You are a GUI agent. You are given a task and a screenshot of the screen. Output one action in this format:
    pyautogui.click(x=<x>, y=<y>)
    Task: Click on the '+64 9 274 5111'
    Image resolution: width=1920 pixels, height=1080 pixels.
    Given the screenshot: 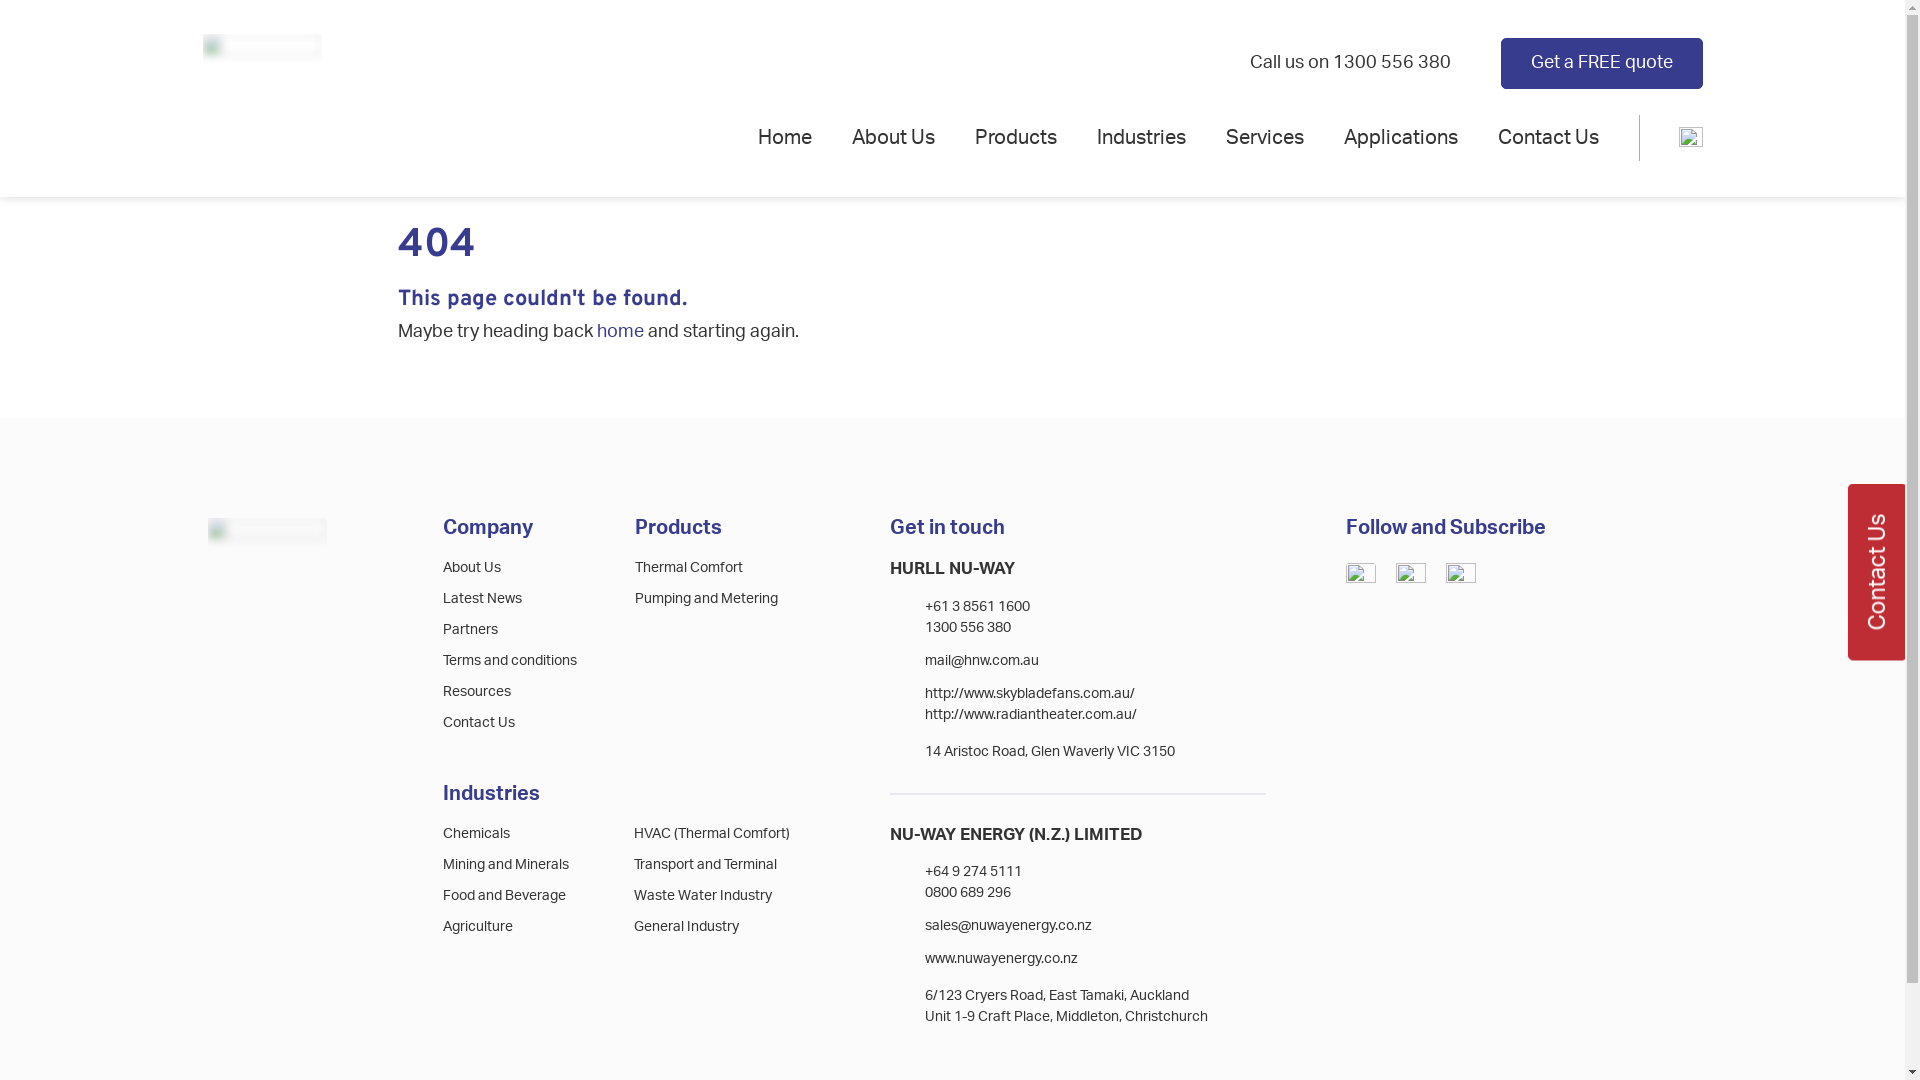 What is the action you would take?
    pyautogui.click(x=924, y=870)
    